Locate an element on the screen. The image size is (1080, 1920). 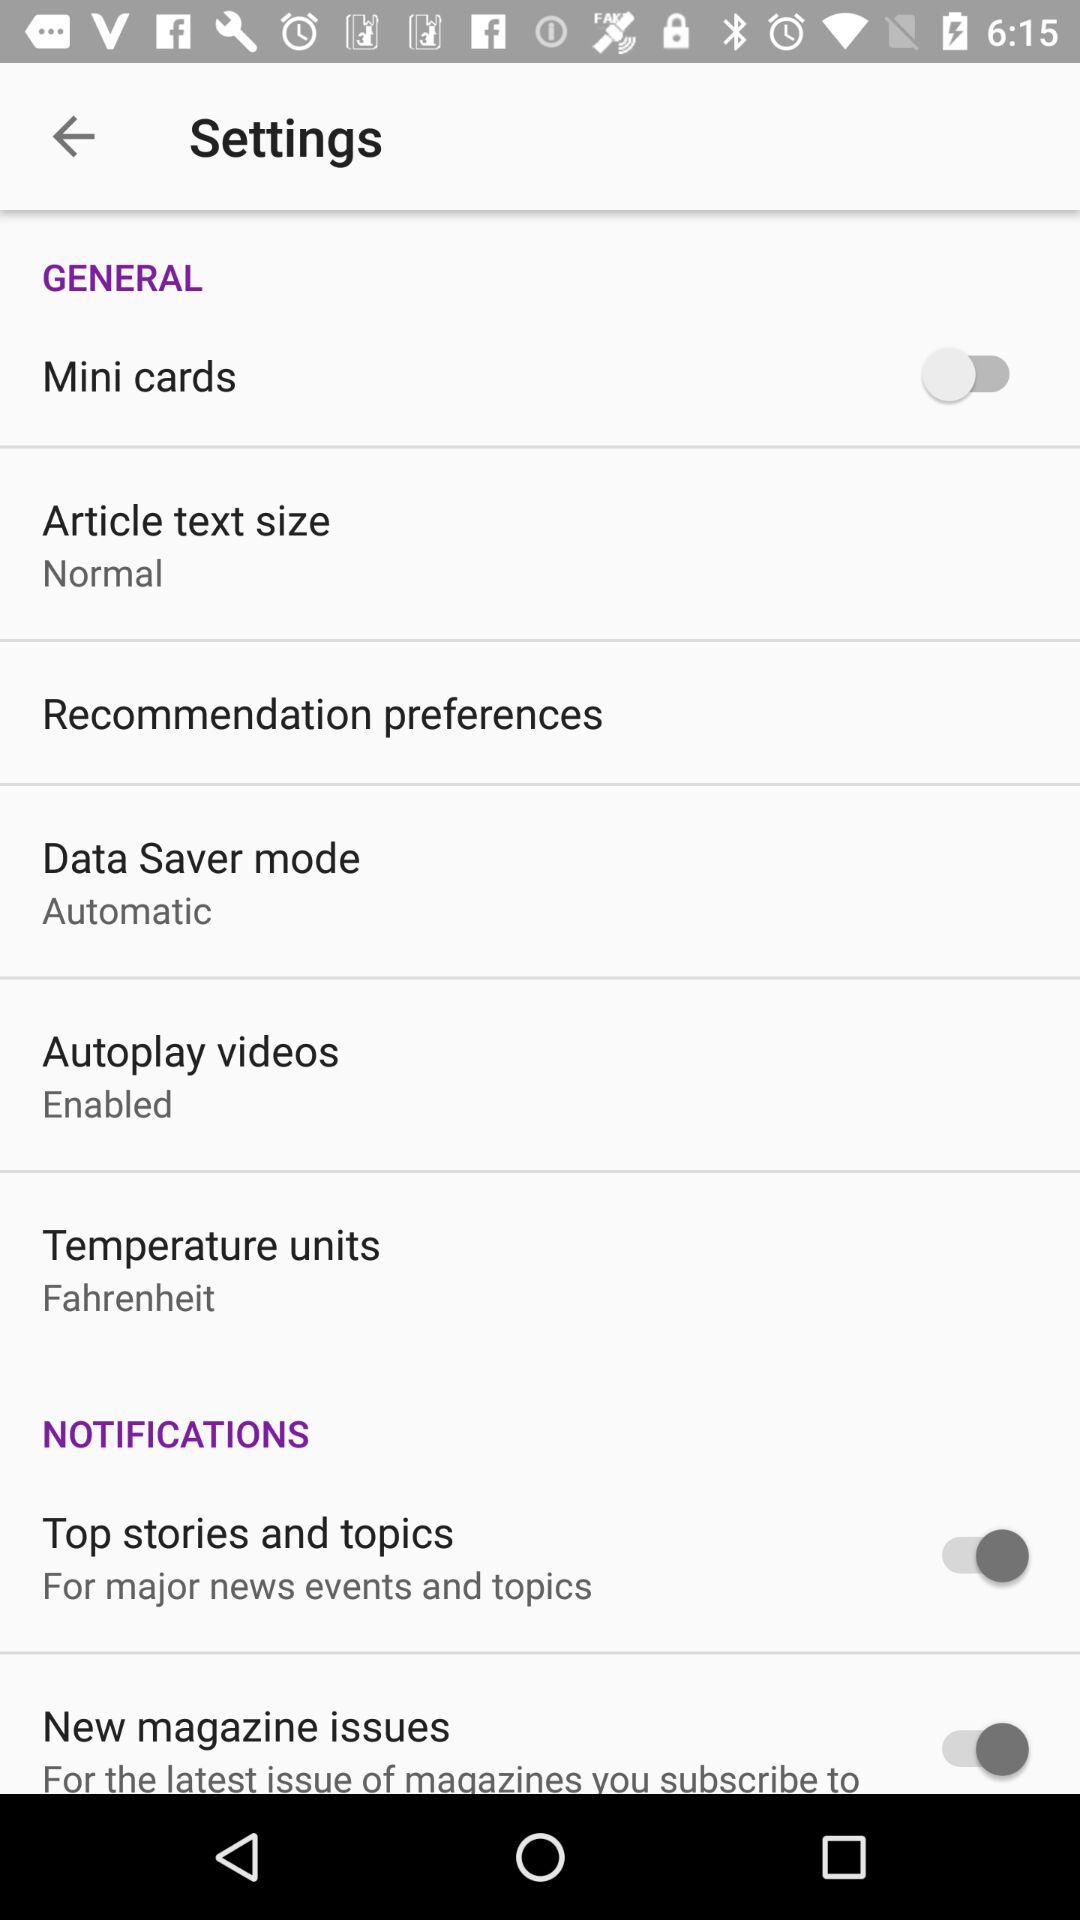
item below the data saver mode item is located at coordinates (127, 908).